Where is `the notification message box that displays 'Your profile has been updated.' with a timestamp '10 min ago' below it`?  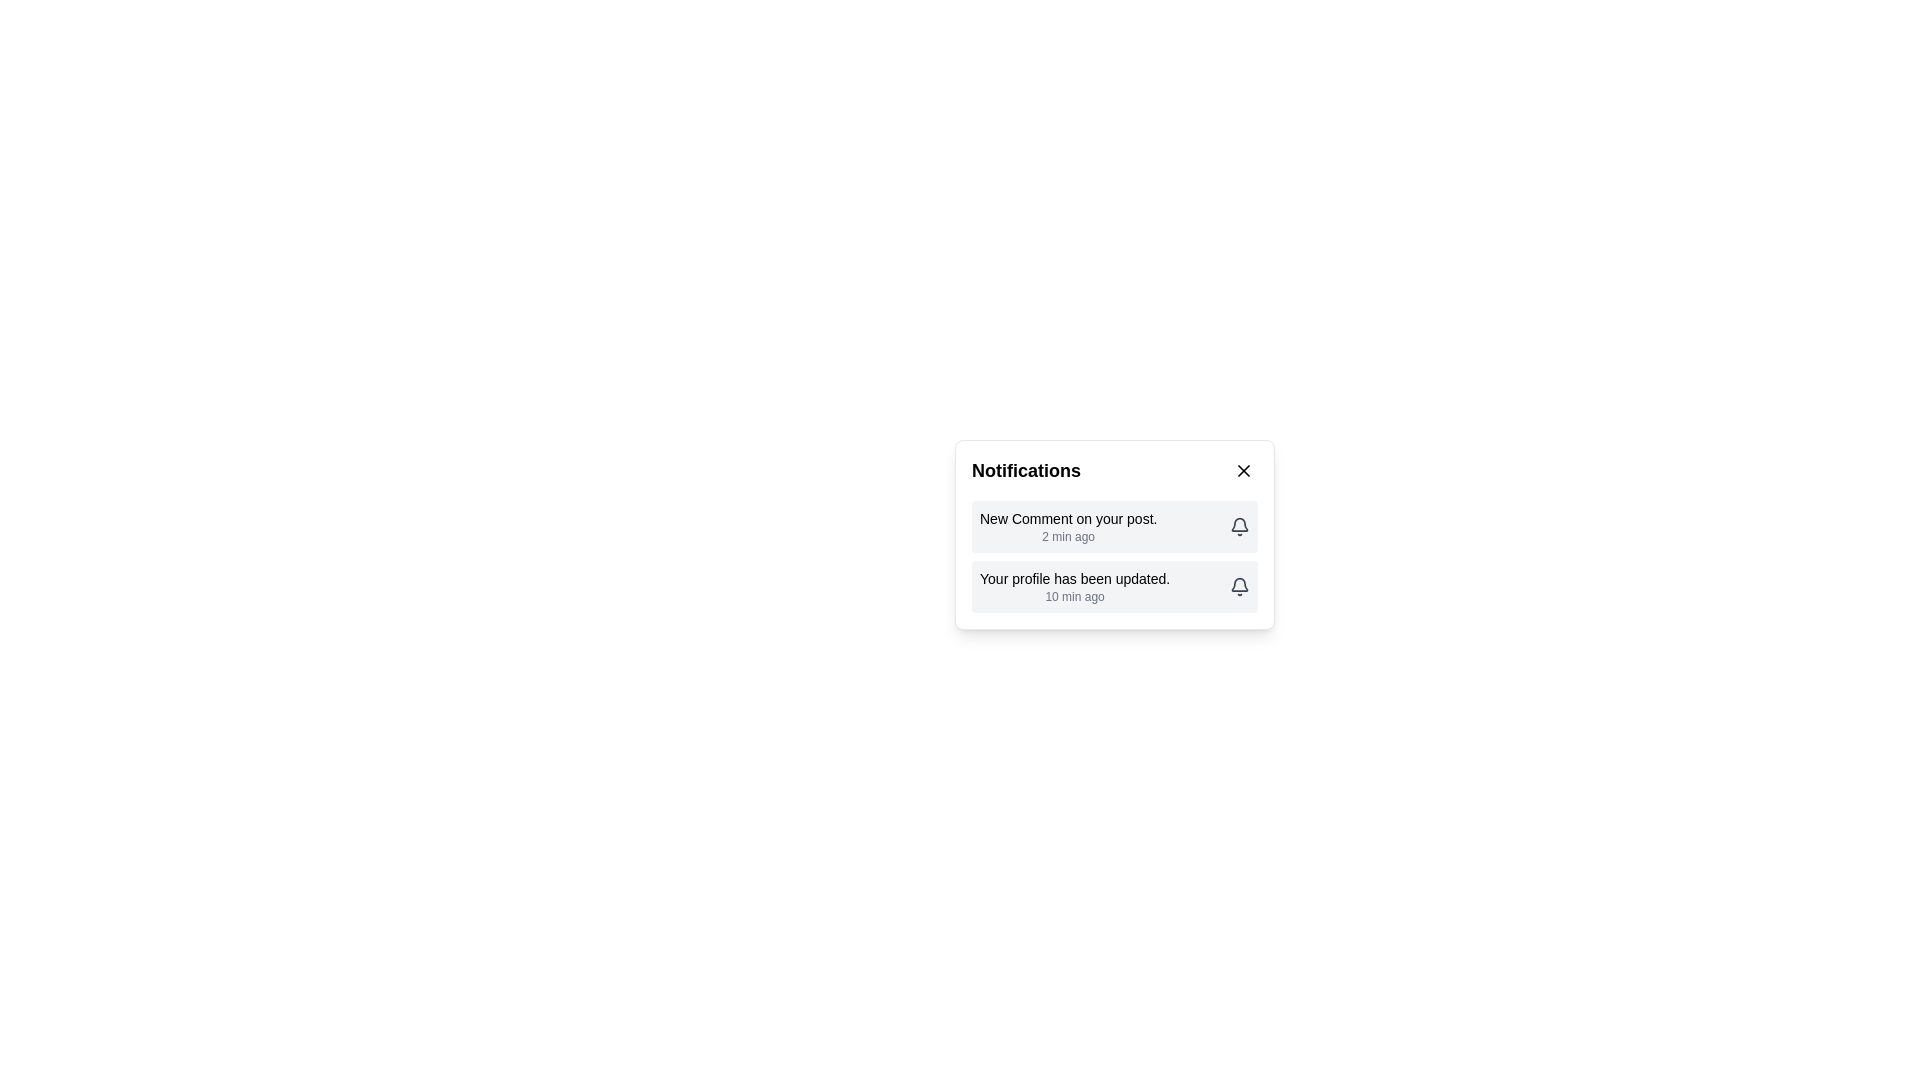 the notification message box that displays 'Your profile has been updated.' with a timestamp '10 min ago' below it is located at coordinates (1113, 585).